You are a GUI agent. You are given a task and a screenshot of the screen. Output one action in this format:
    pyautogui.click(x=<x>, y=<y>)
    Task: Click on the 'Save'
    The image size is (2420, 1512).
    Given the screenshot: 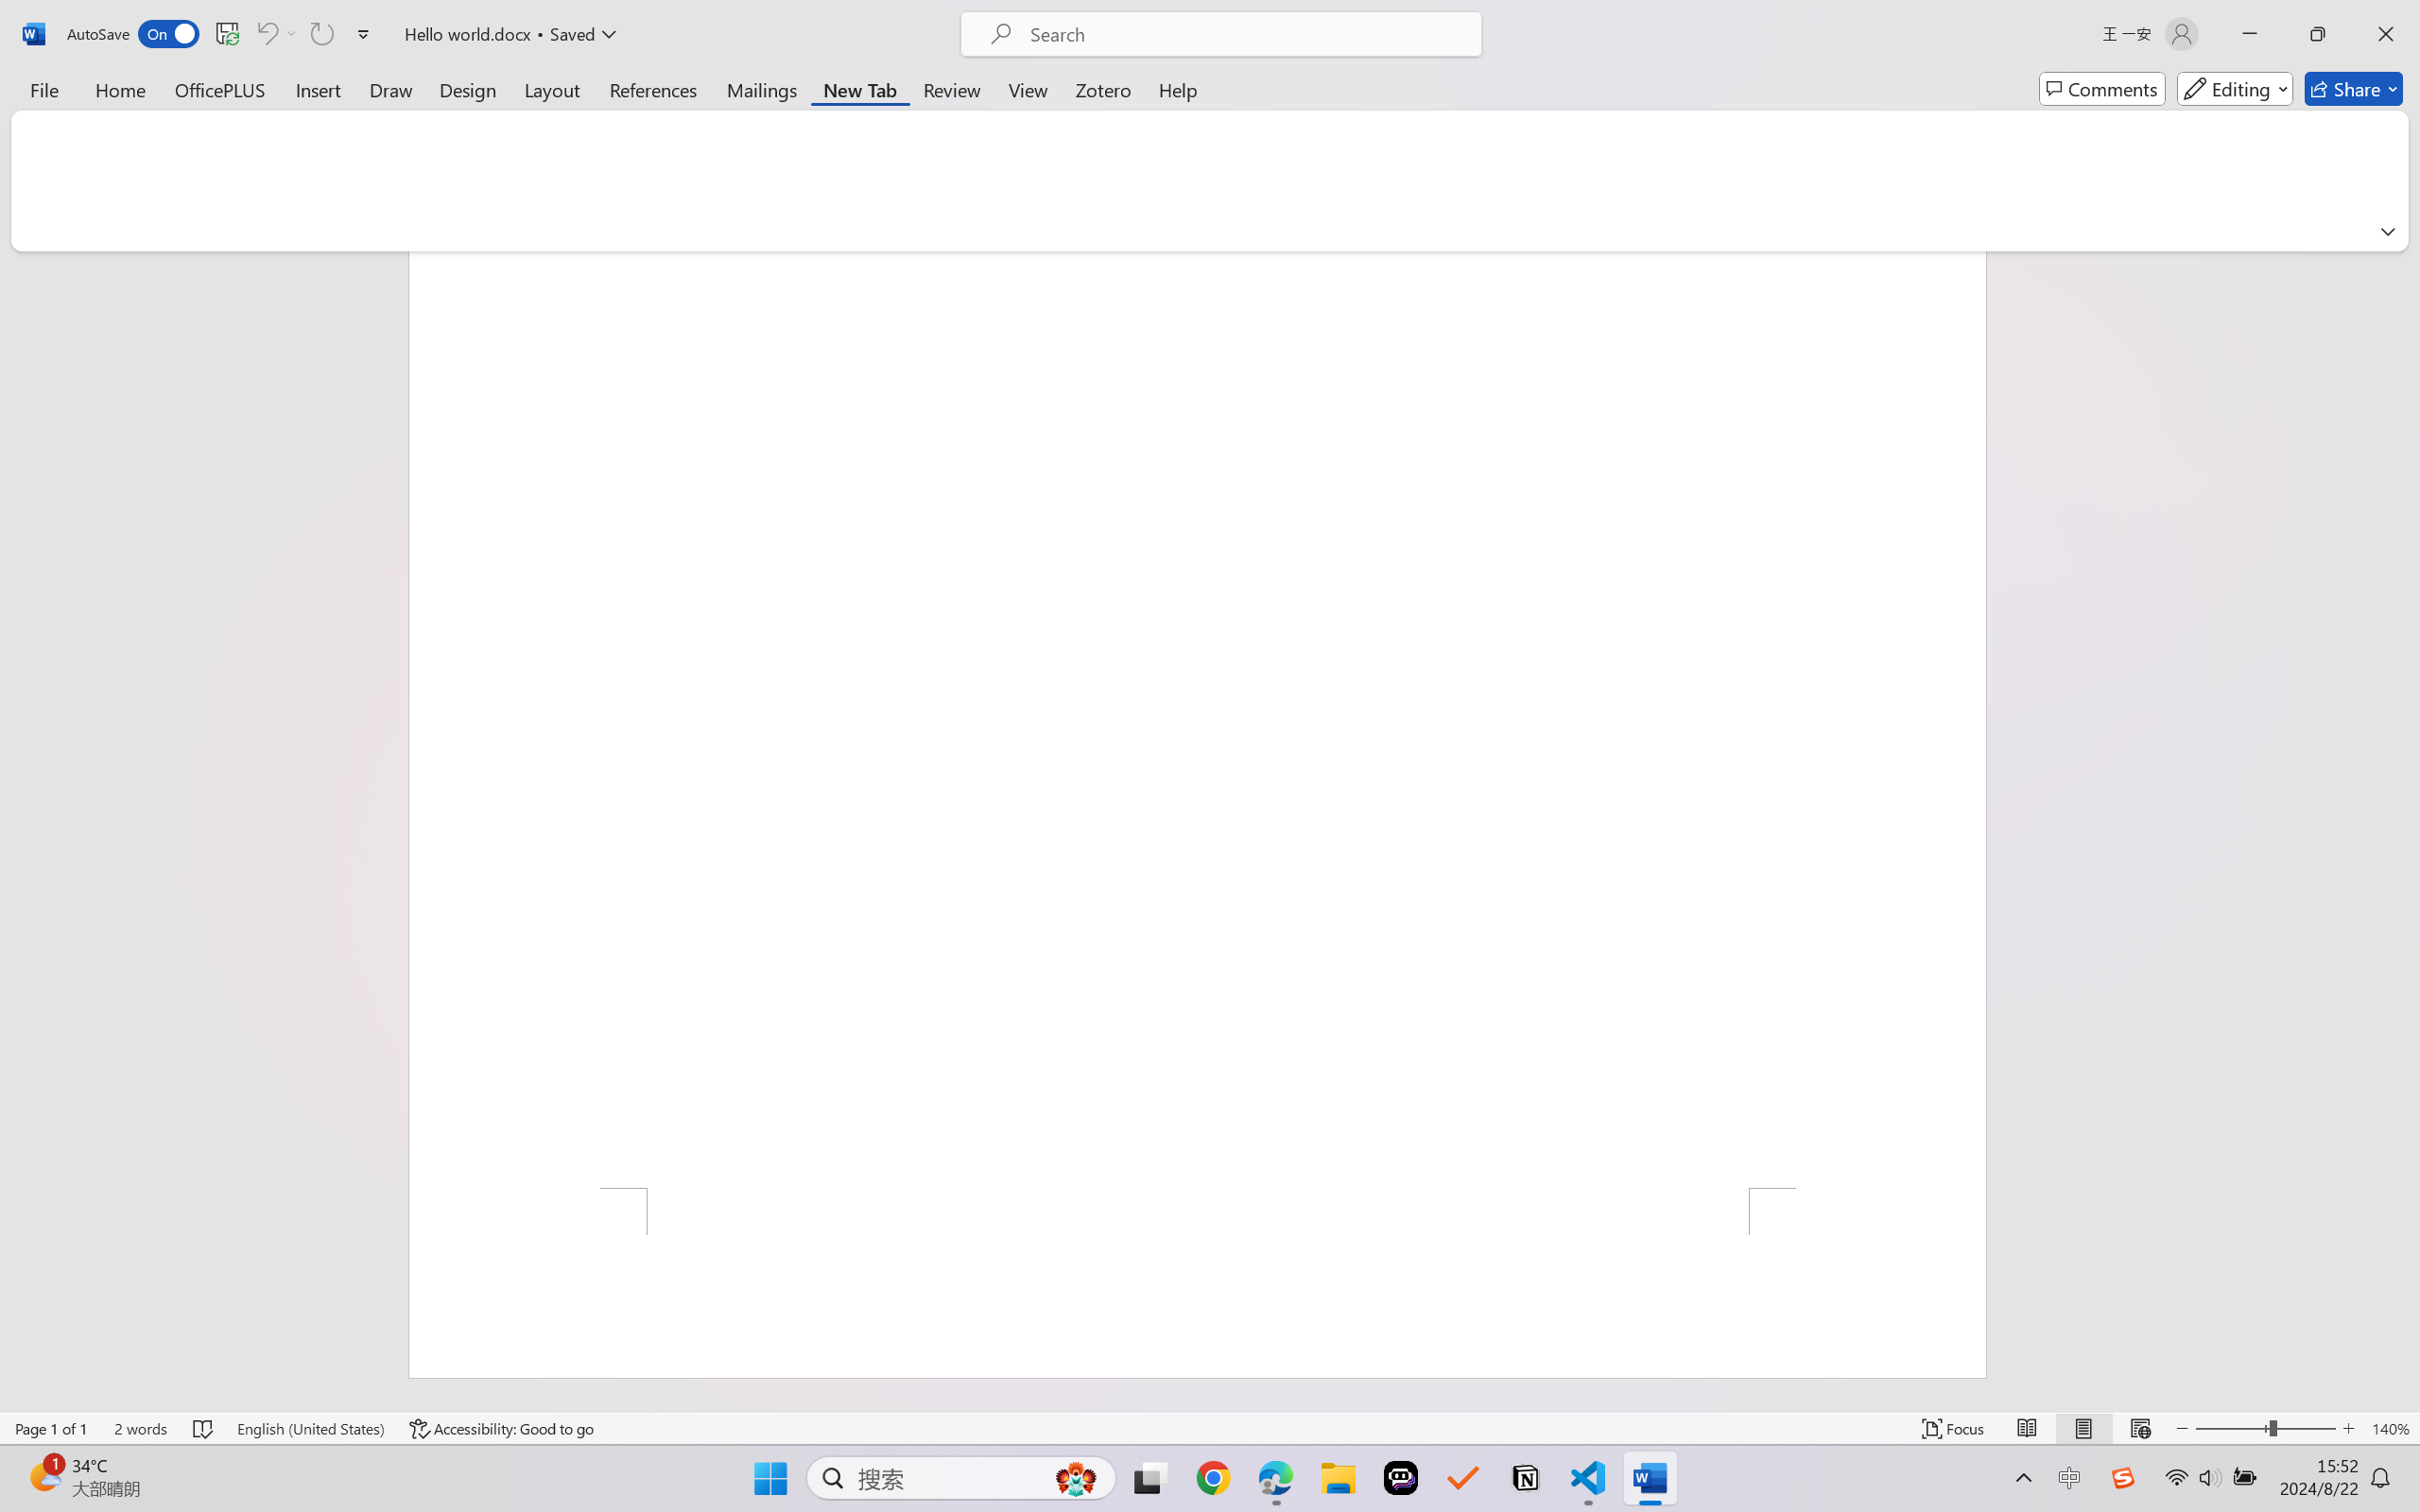 What is the action you would take?
    pyautogui.click(x=226, y=33)
    